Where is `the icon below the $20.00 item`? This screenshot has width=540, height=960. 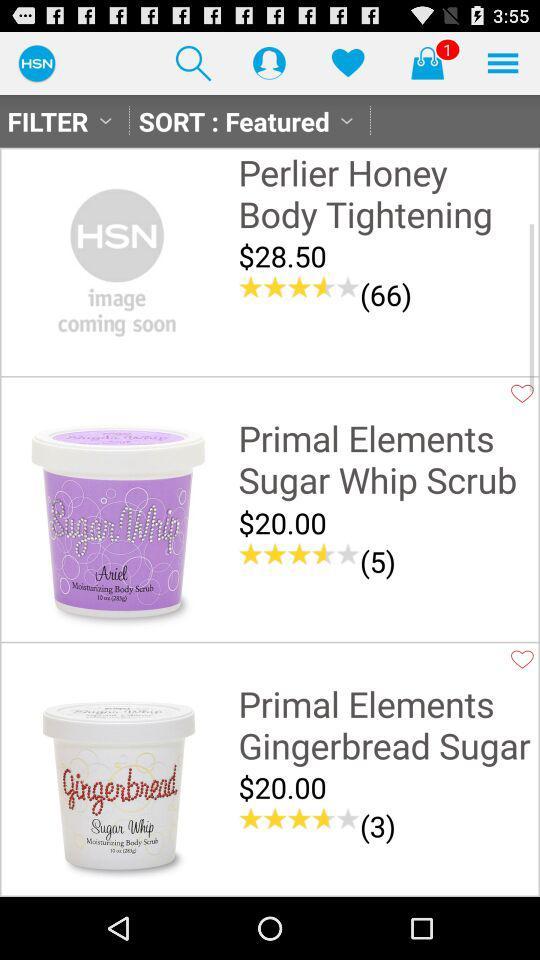
the icon below the $20.00 item is located at coordinates (298, 554).